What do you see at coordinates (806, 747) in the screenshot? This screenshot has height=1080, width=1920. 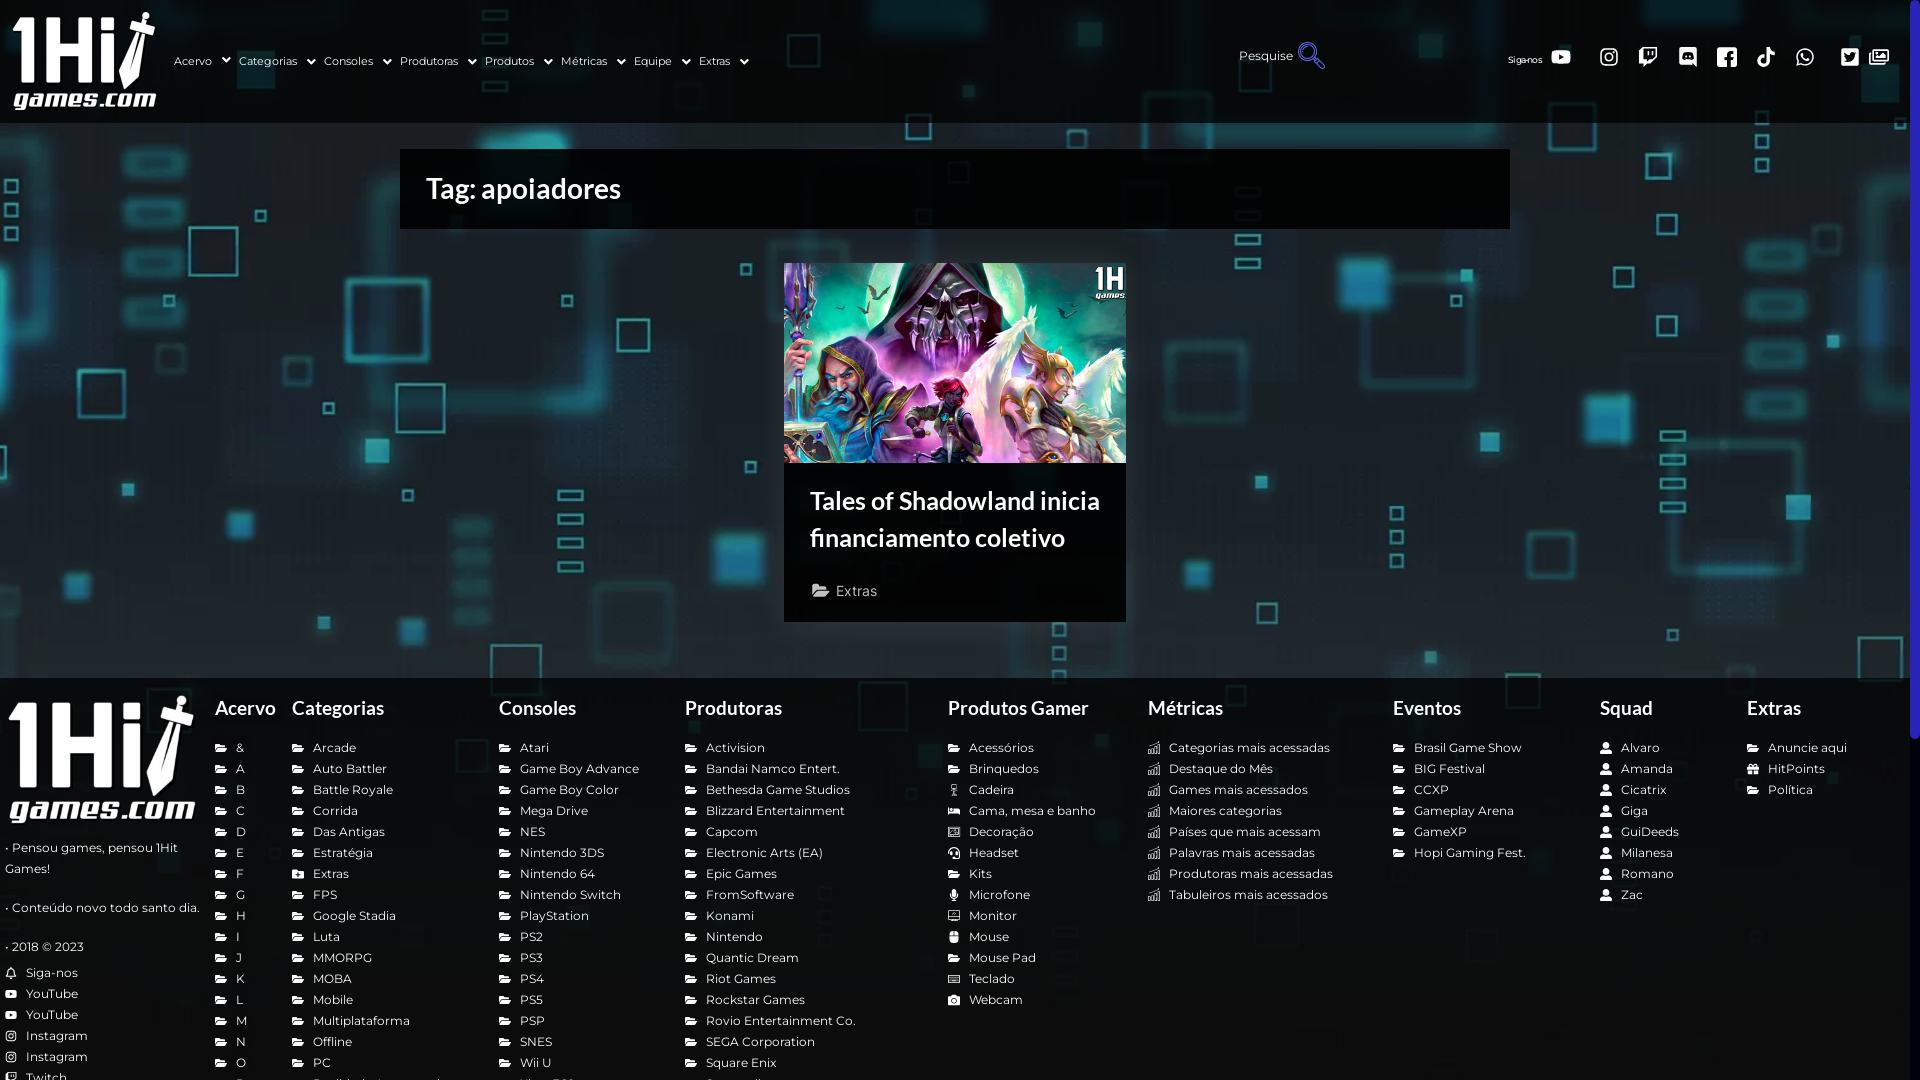 I see `'Activision'` at bounding box center [806, 747].